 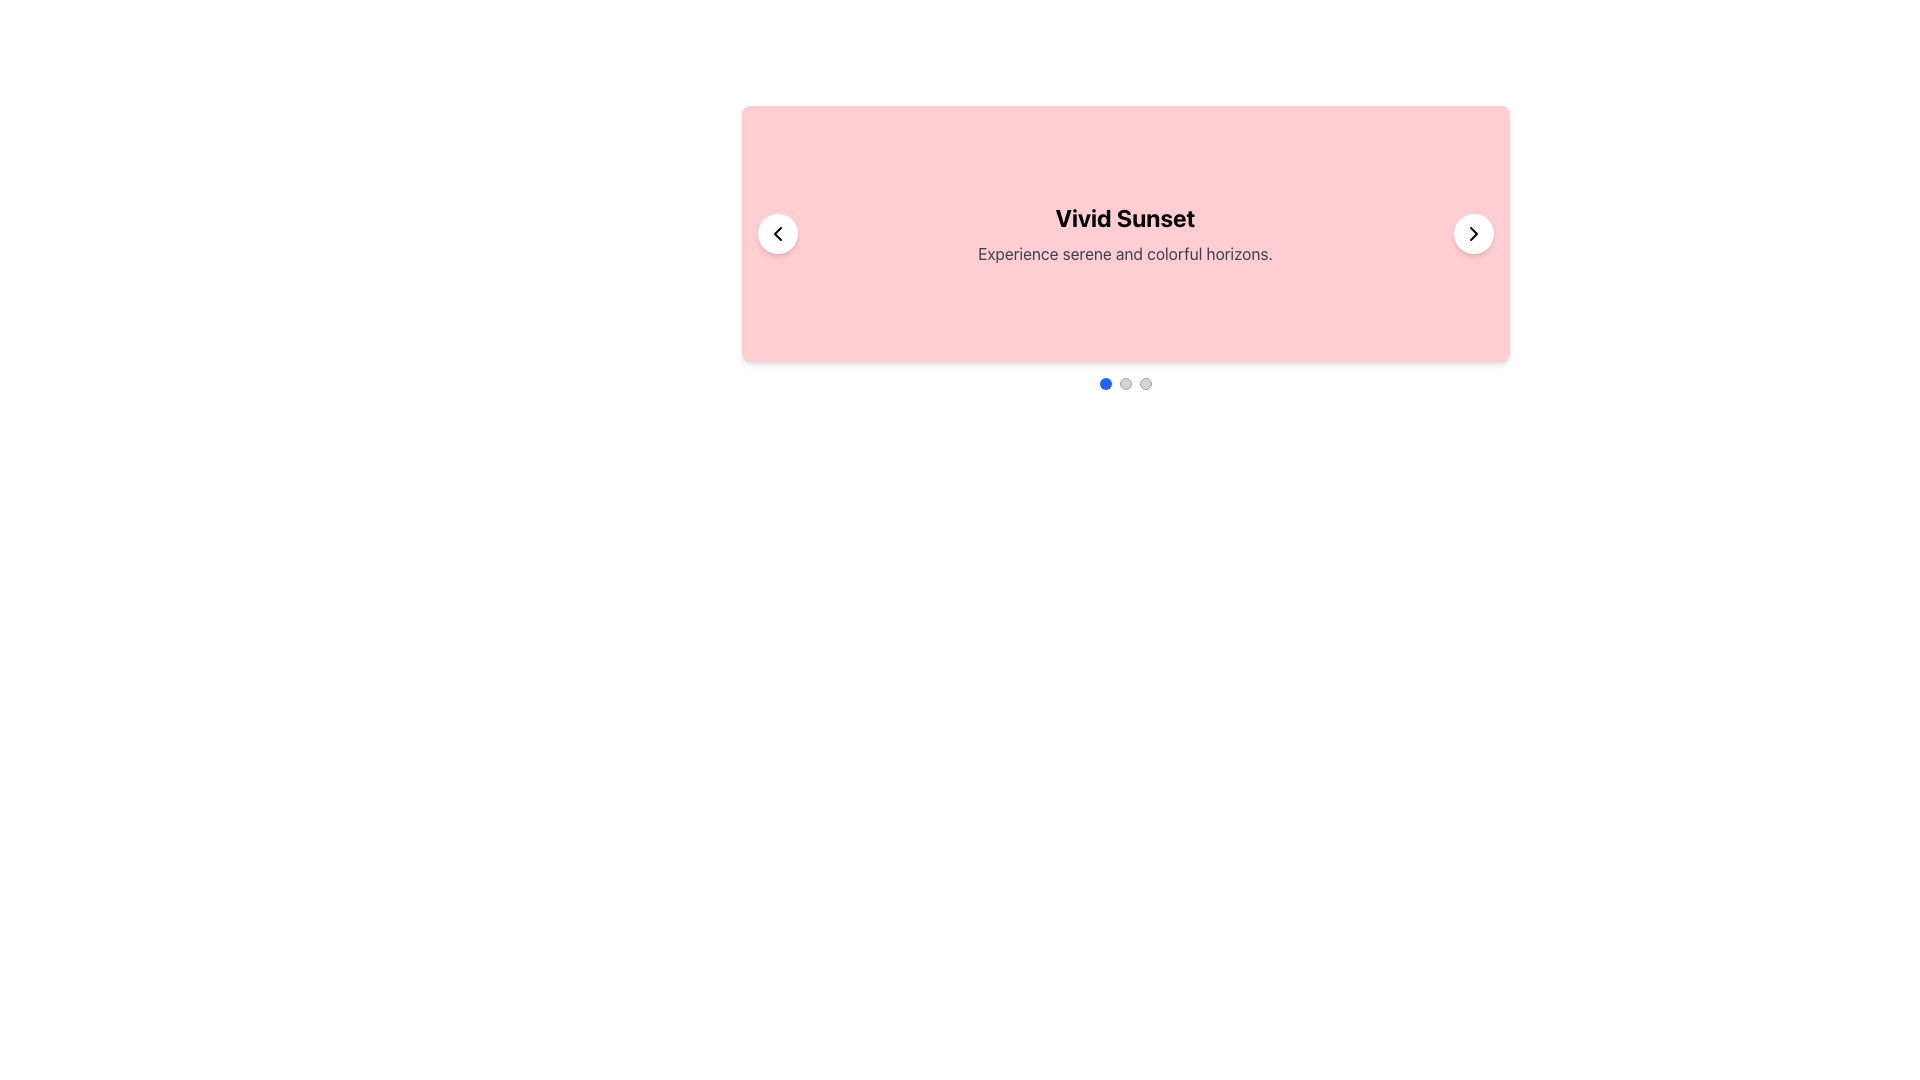 I want to click on the title and description text on the carousel slide located at the center coordinates of the element, so click(x=1125, y=233).